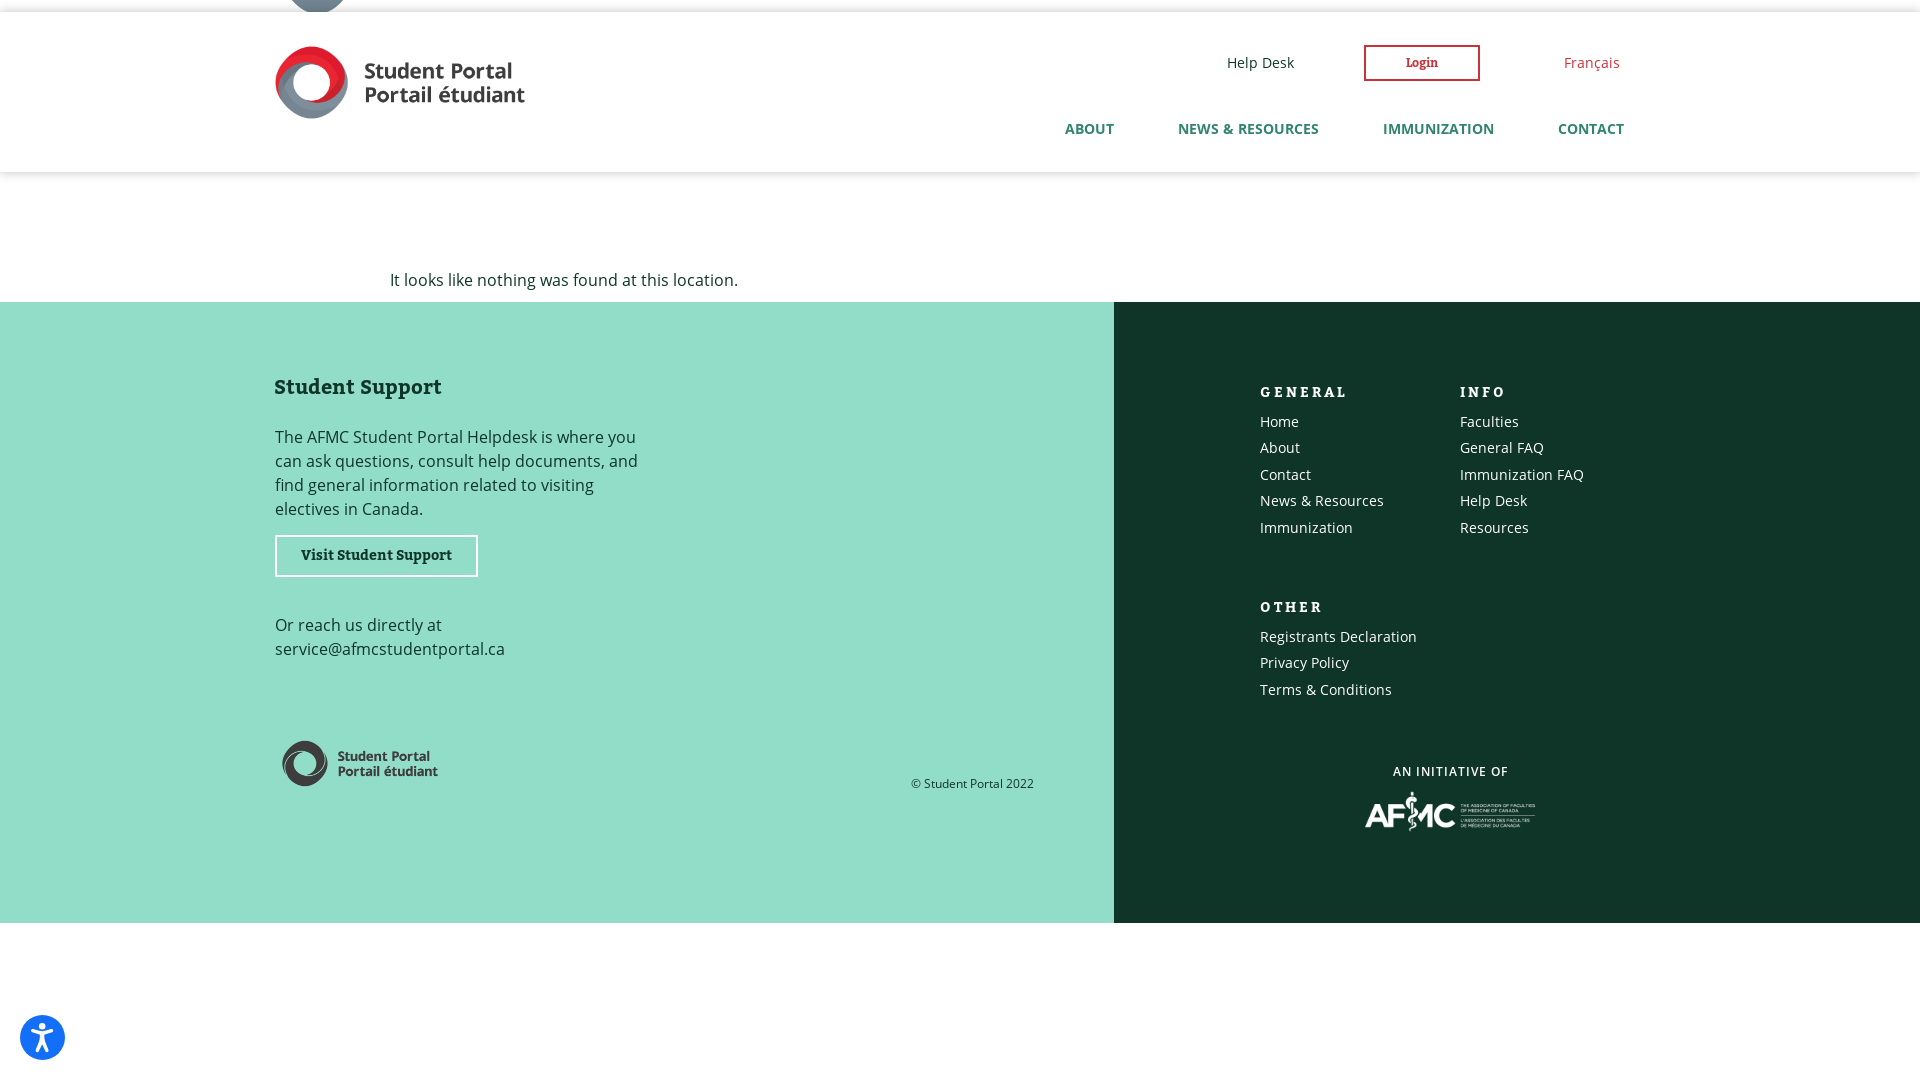 The width and height of the screenshot is (1920, 1080). I want to click on 'service@afmcstudentportal.ca', so click(389, 648).